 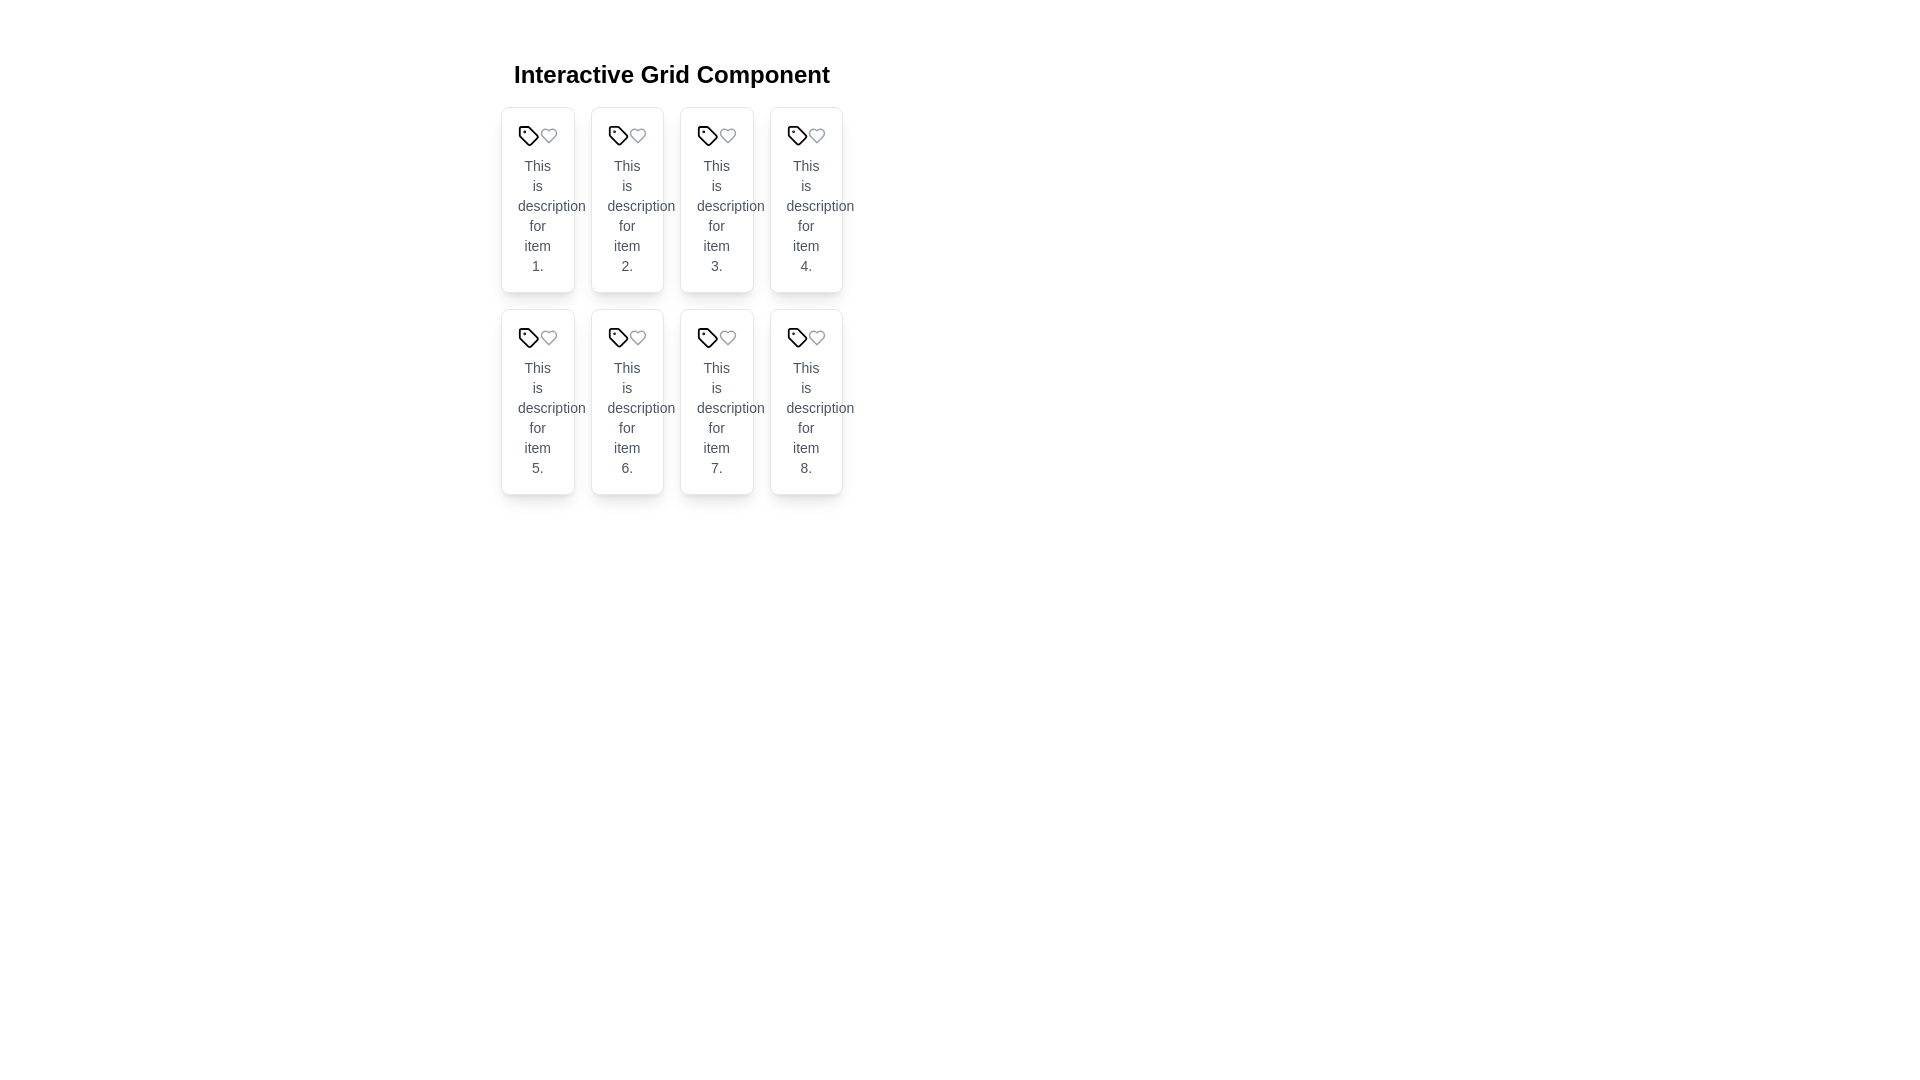 What do you see at coordinates (716, 216) in the screenshot?
I see `the text label displaying 'This is description for item 3.' located in the third tile of a 4x2 grid layout` at bounding box center [716, 216].